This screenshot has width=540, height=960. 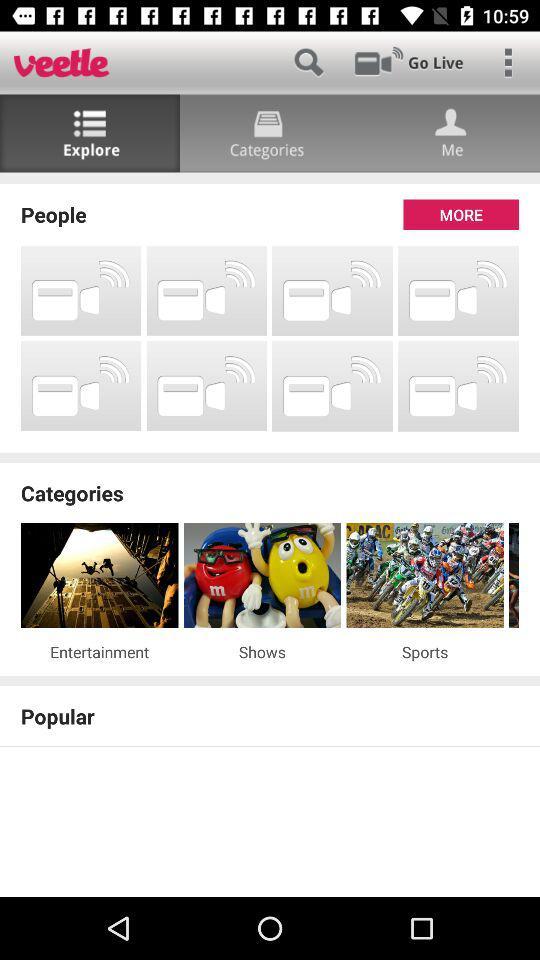 I want to click on the popular app, so click(x=270, y=716).